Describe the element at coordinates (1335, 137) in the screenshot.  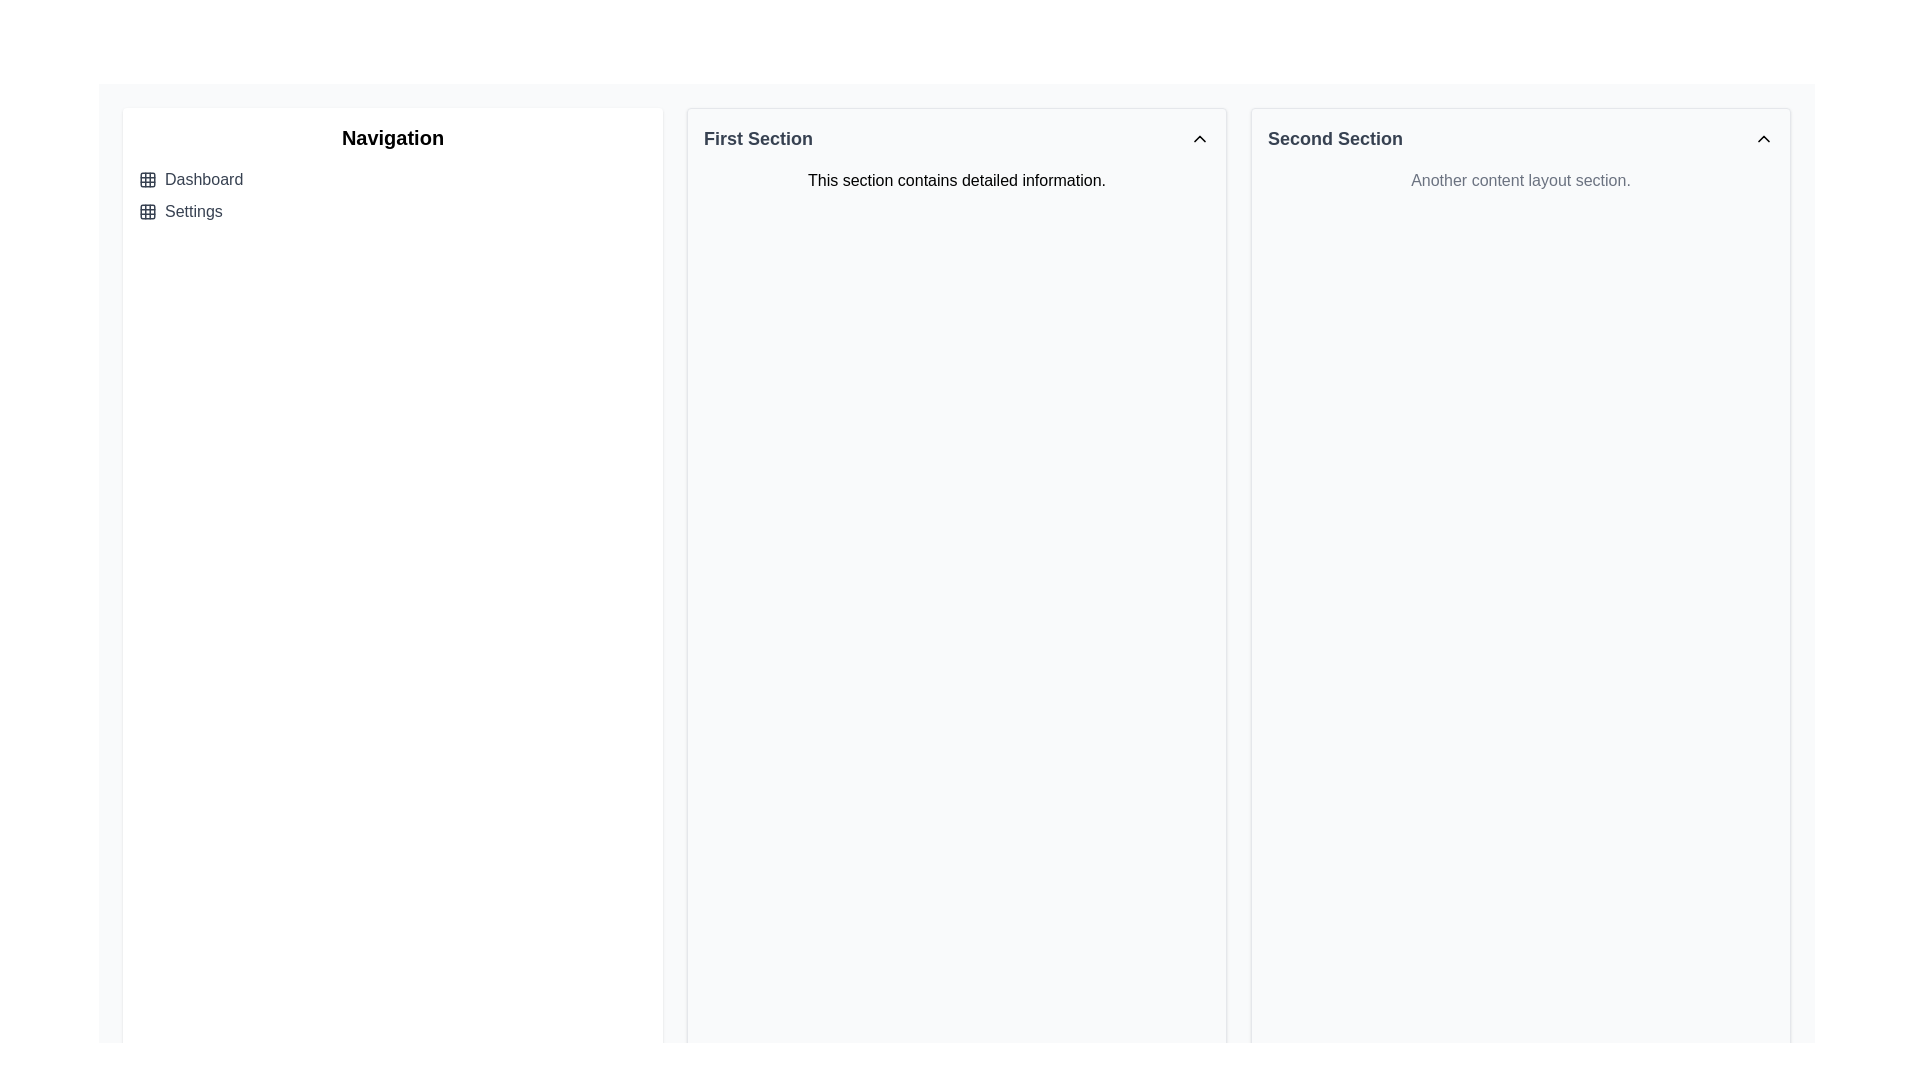
I see `the textual header that reads 'Second Section', styled in medium-sized, bold, dark gray font, located at the top-left corner of the right-hand panel in a three-column layout` at that location.